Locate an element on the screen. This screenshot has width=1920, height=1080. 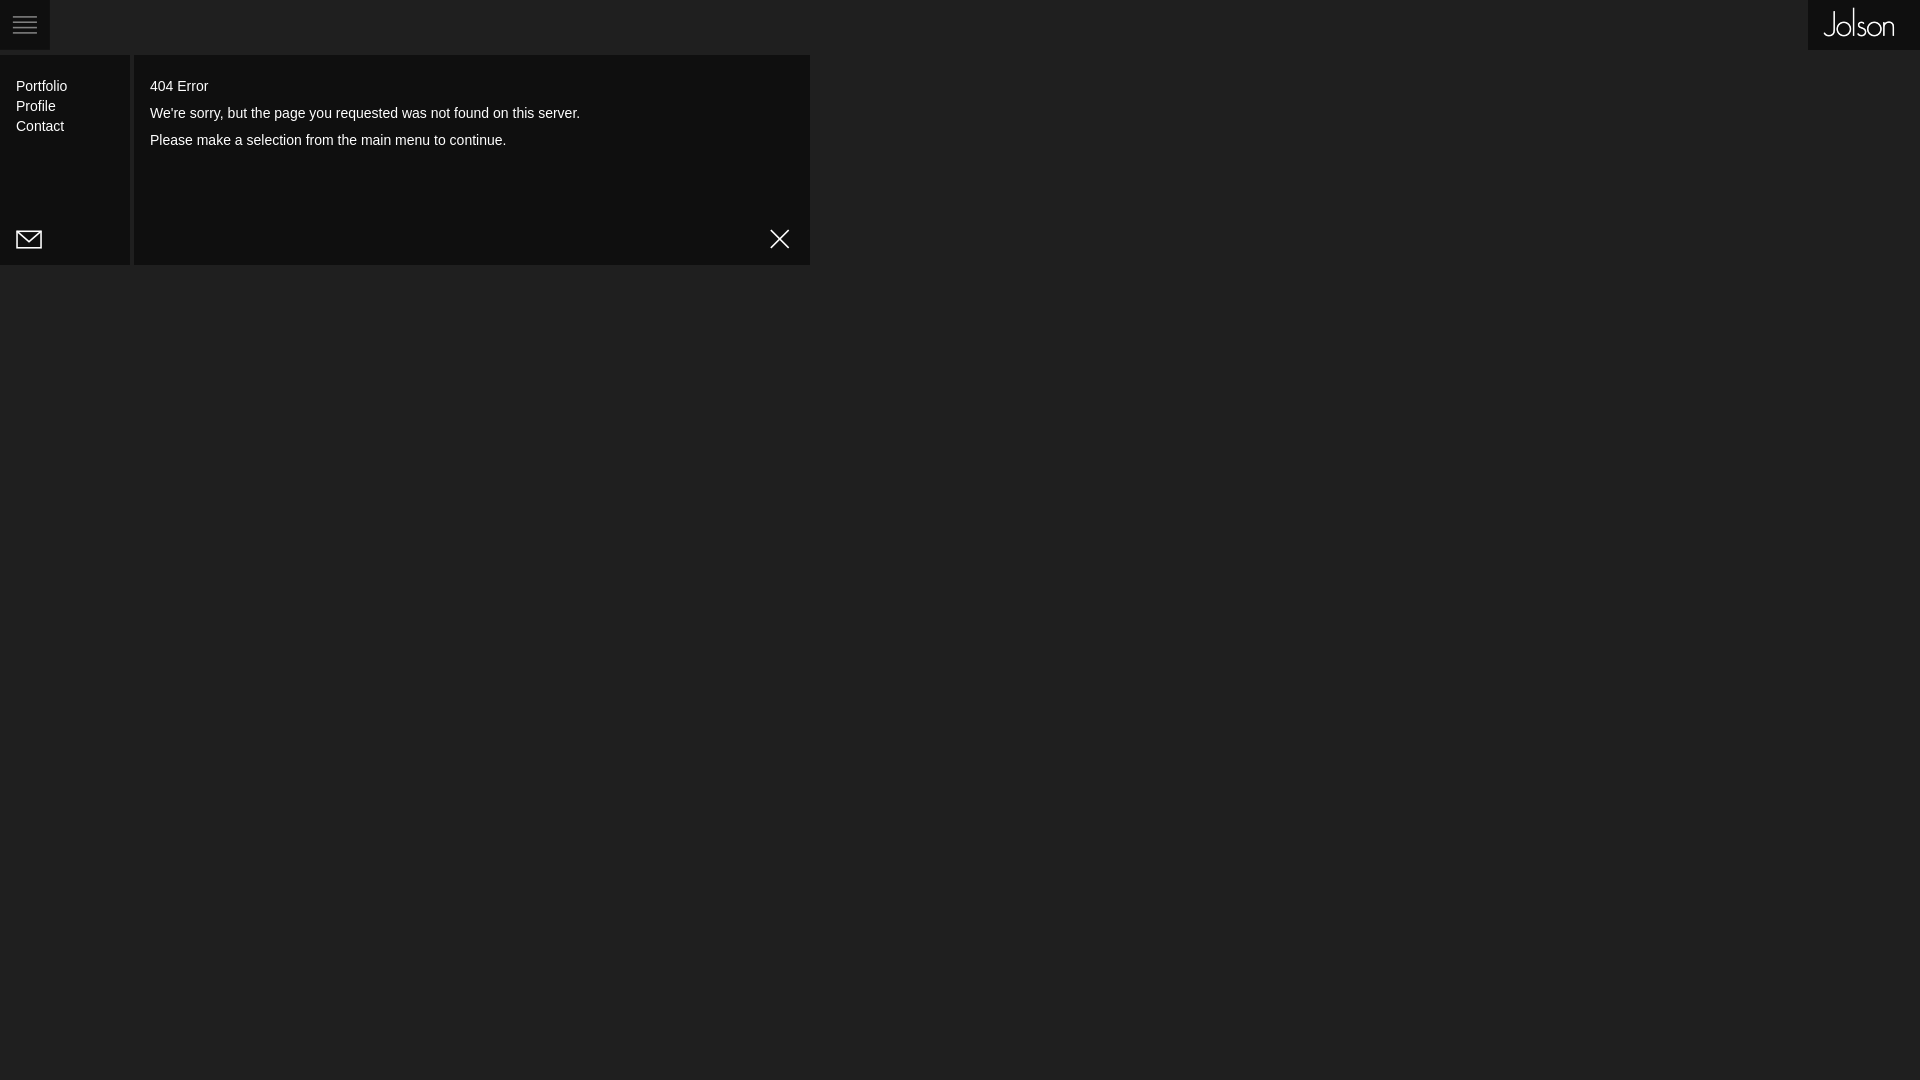
'Portfolio' is located at coordinates (41, 84).